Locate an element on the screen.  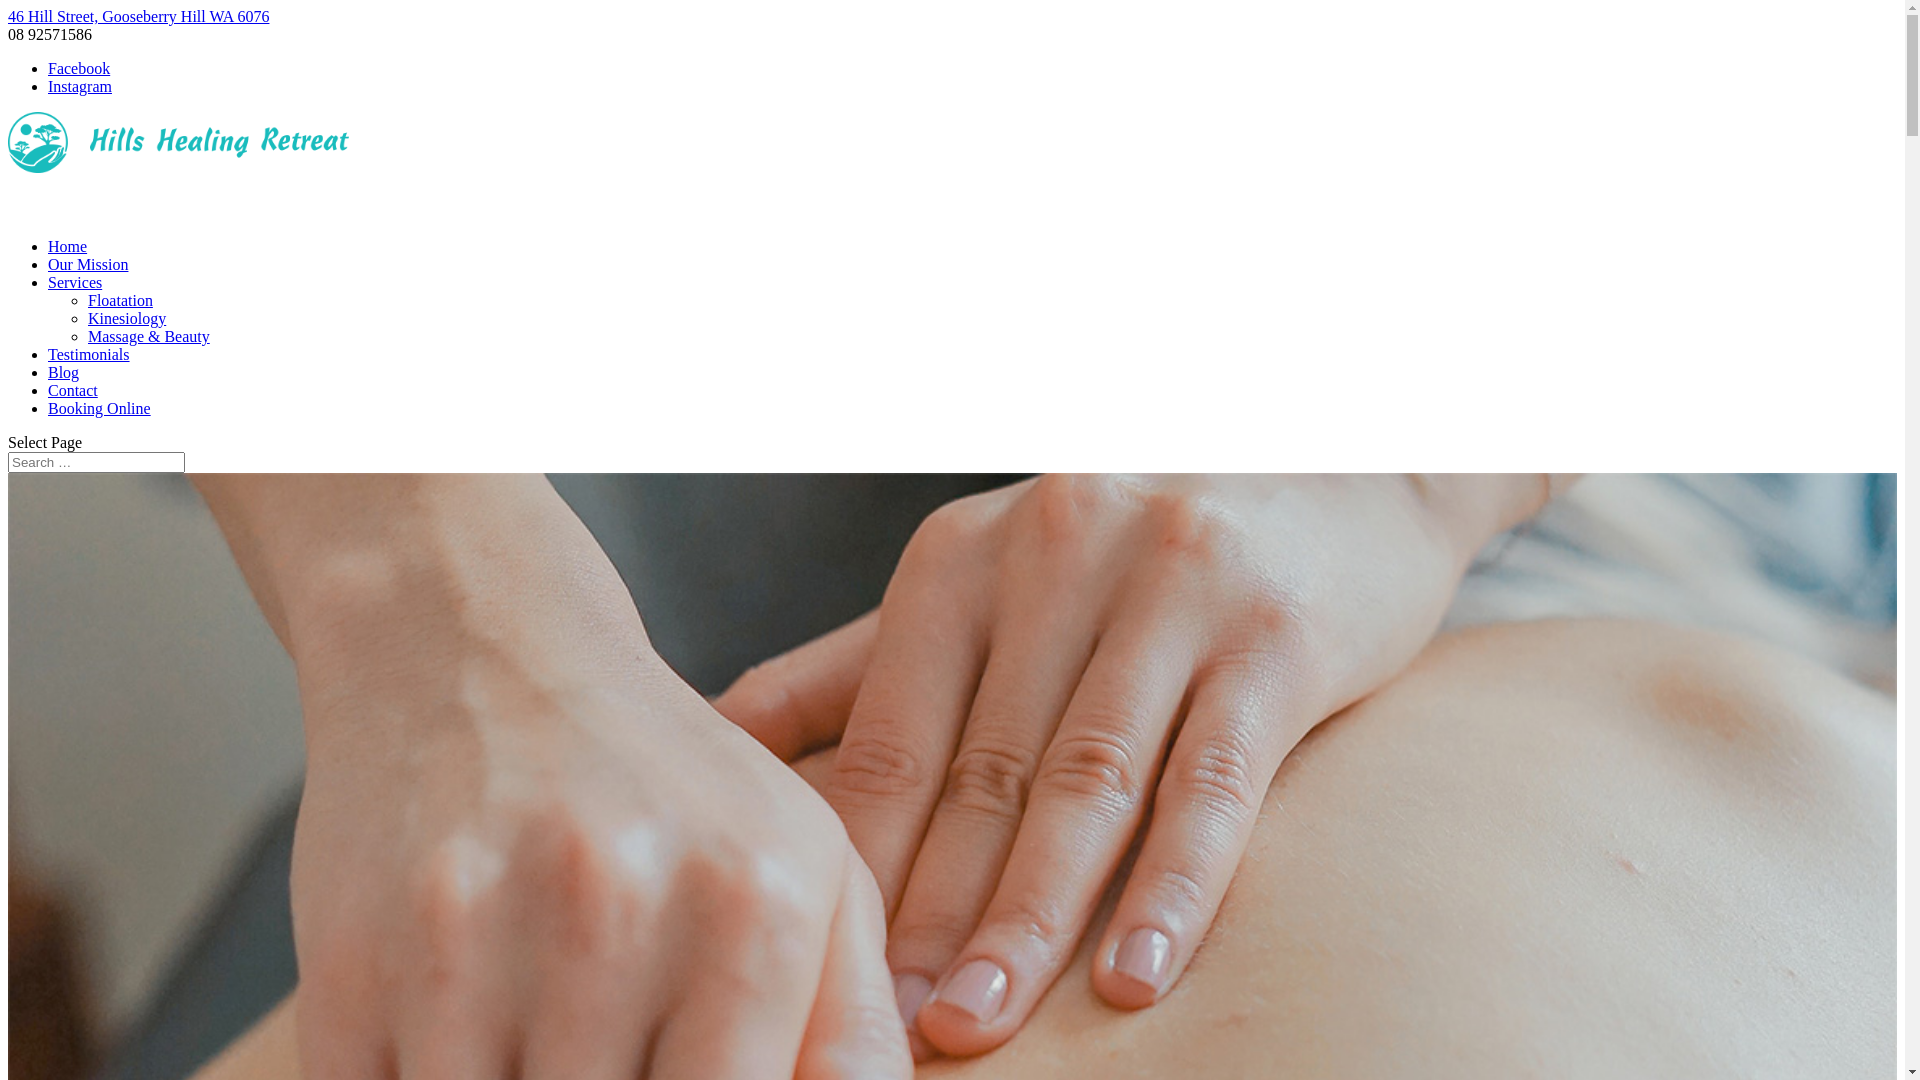
'Kinesiology' is located at coordinates (125, 317).